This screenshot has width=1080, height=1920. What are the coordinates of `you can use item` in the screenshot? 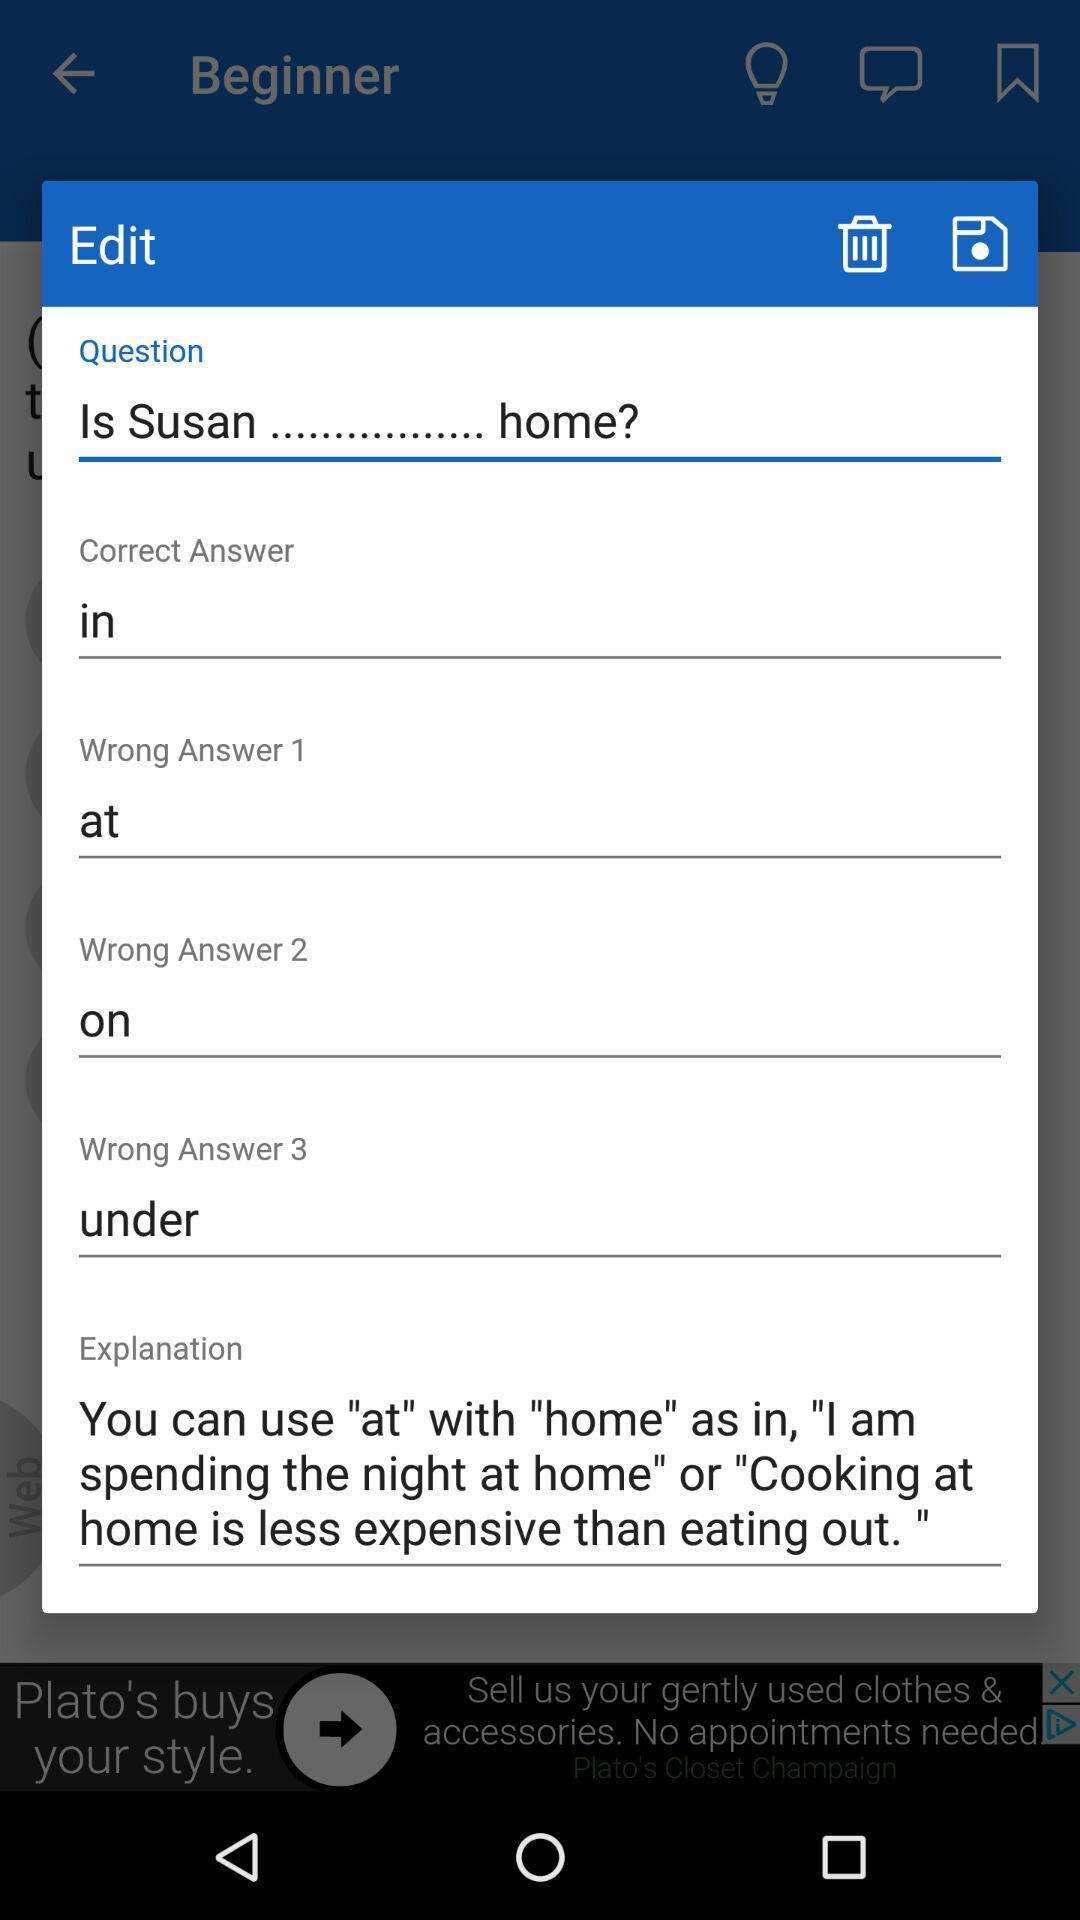 It's located at (540, 1473).